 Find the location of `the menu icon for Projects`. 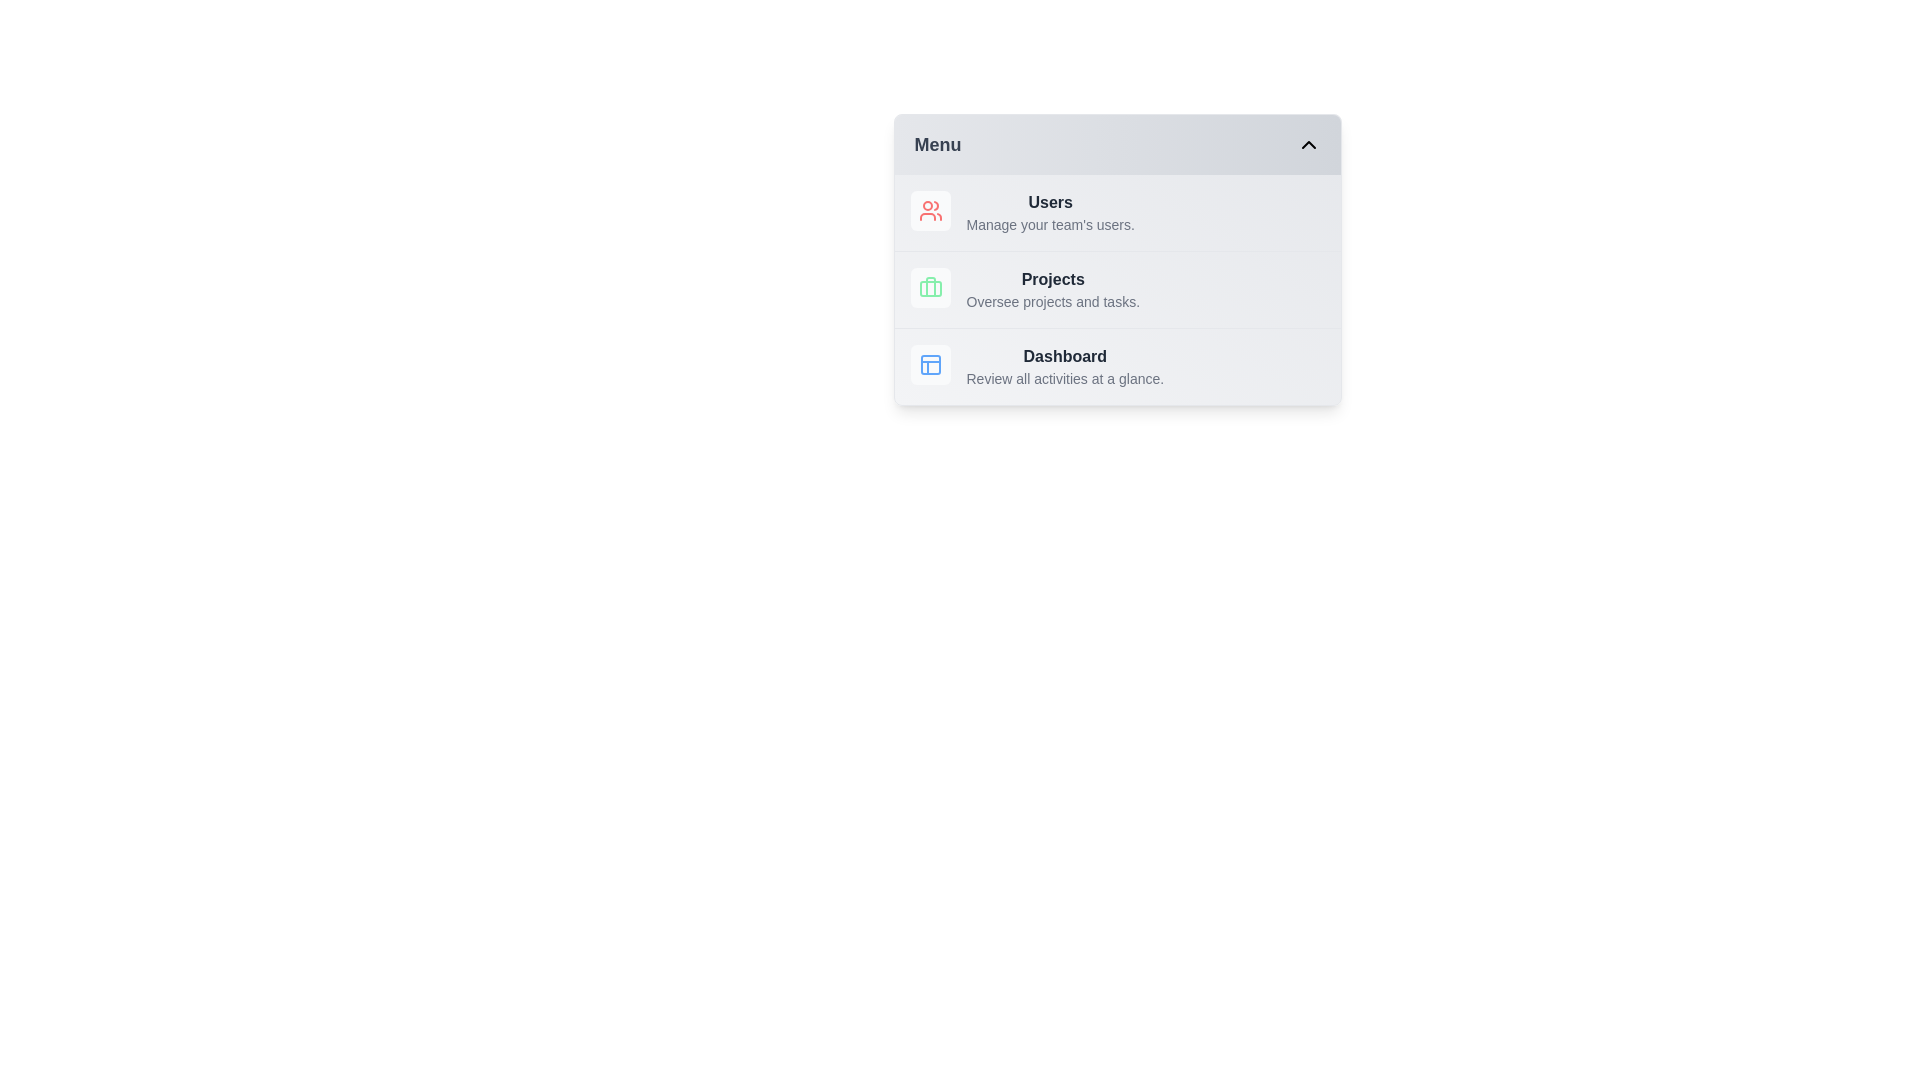

the menu icon for Projects is located at coordinates (929, 288).